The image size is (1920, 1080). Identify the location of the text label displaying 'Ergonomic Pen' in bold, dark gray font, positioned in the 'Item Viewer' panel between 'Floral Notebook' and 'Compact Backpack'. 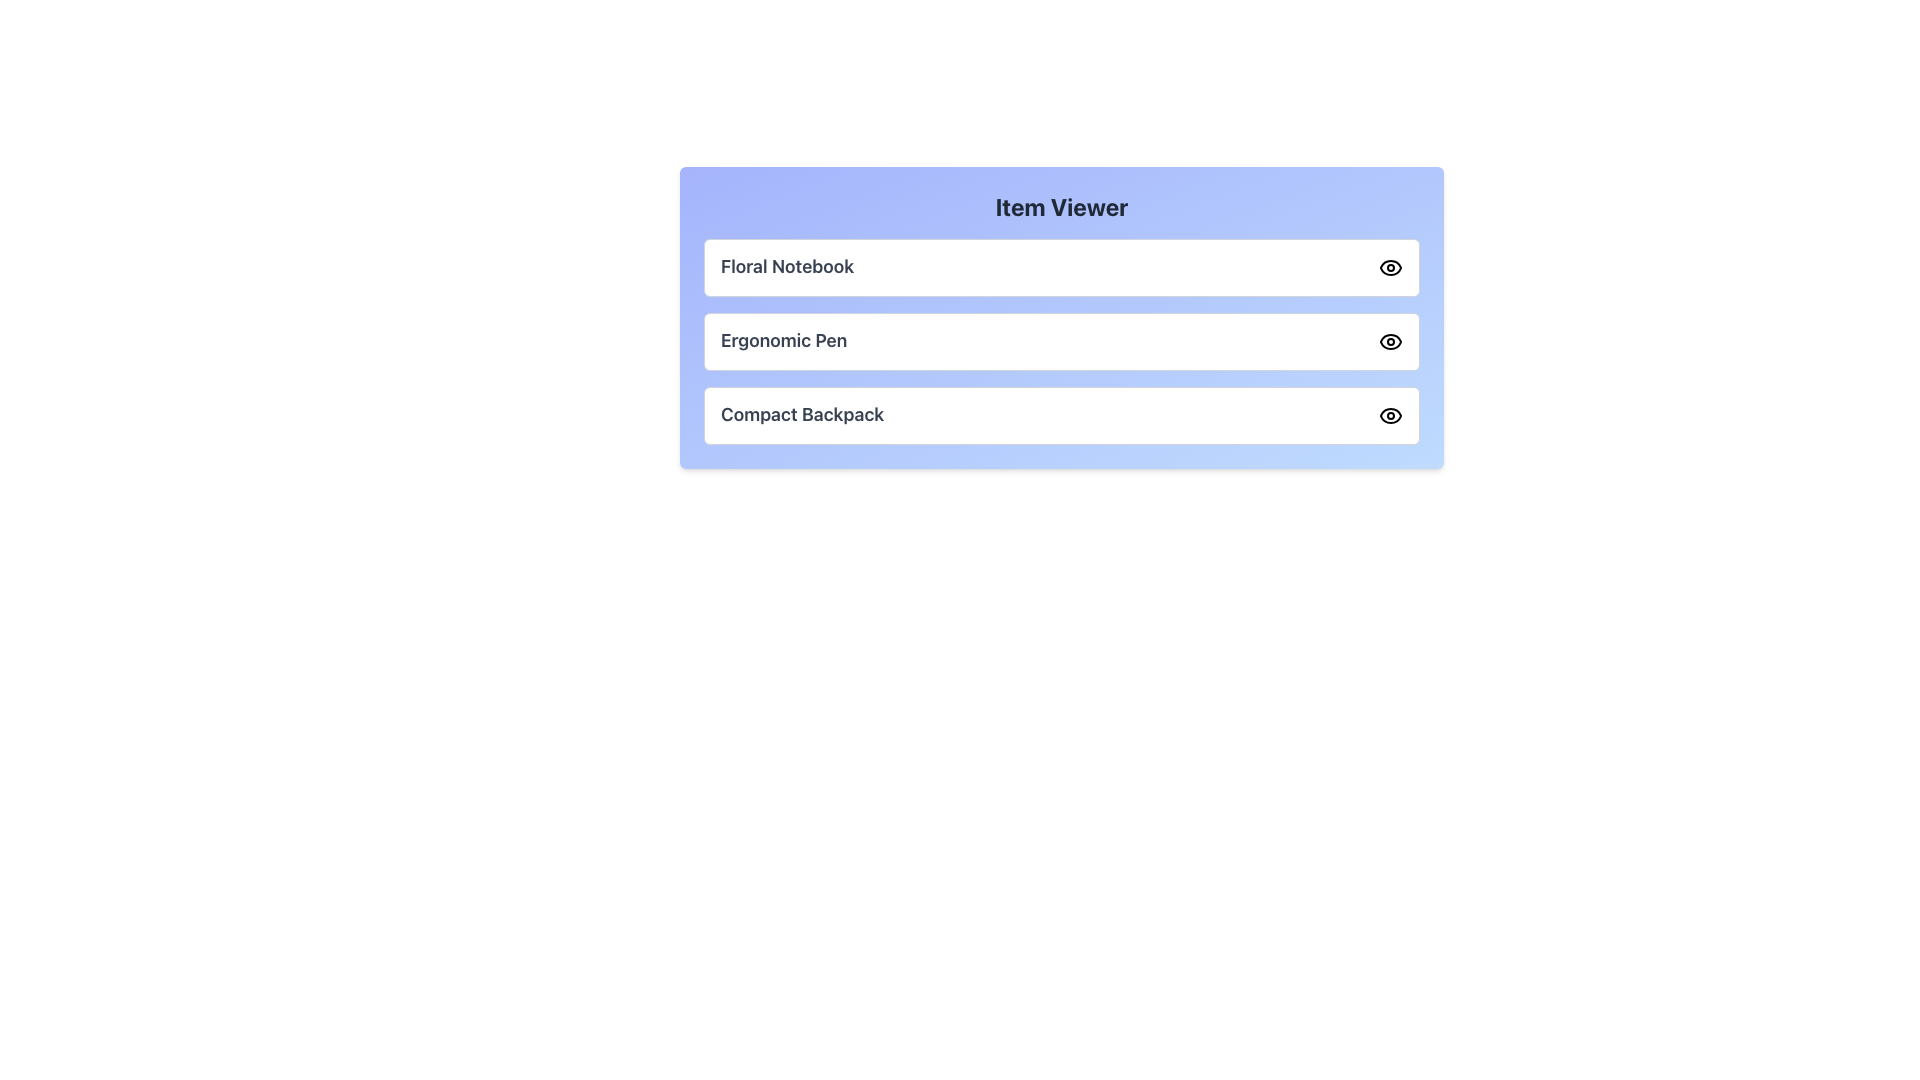
(783, 341).